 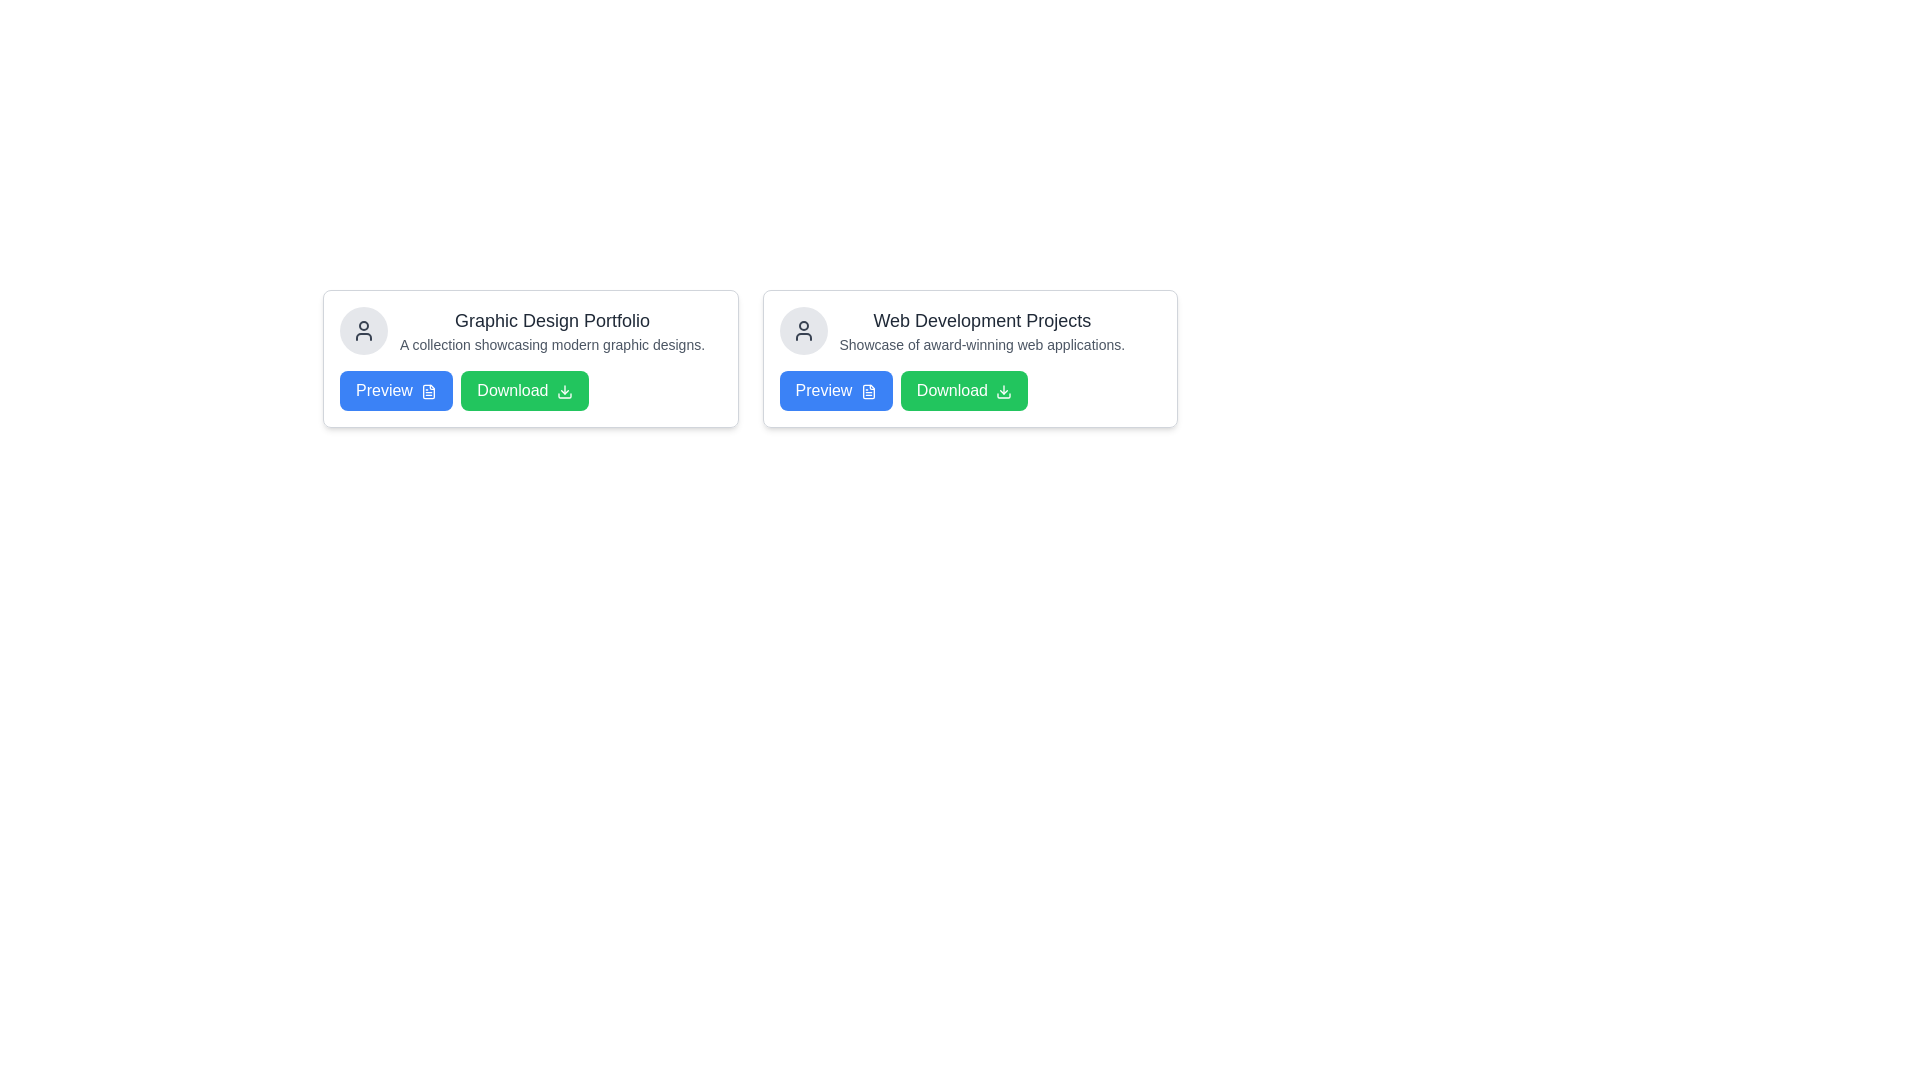 I want to click on the text element titled 'Graphic Design Portfolio' with the subtitle 'A collection showcasing modern graphic designs', which is located in the first card from the left in a series of two cards, so click(x=552, y=330).